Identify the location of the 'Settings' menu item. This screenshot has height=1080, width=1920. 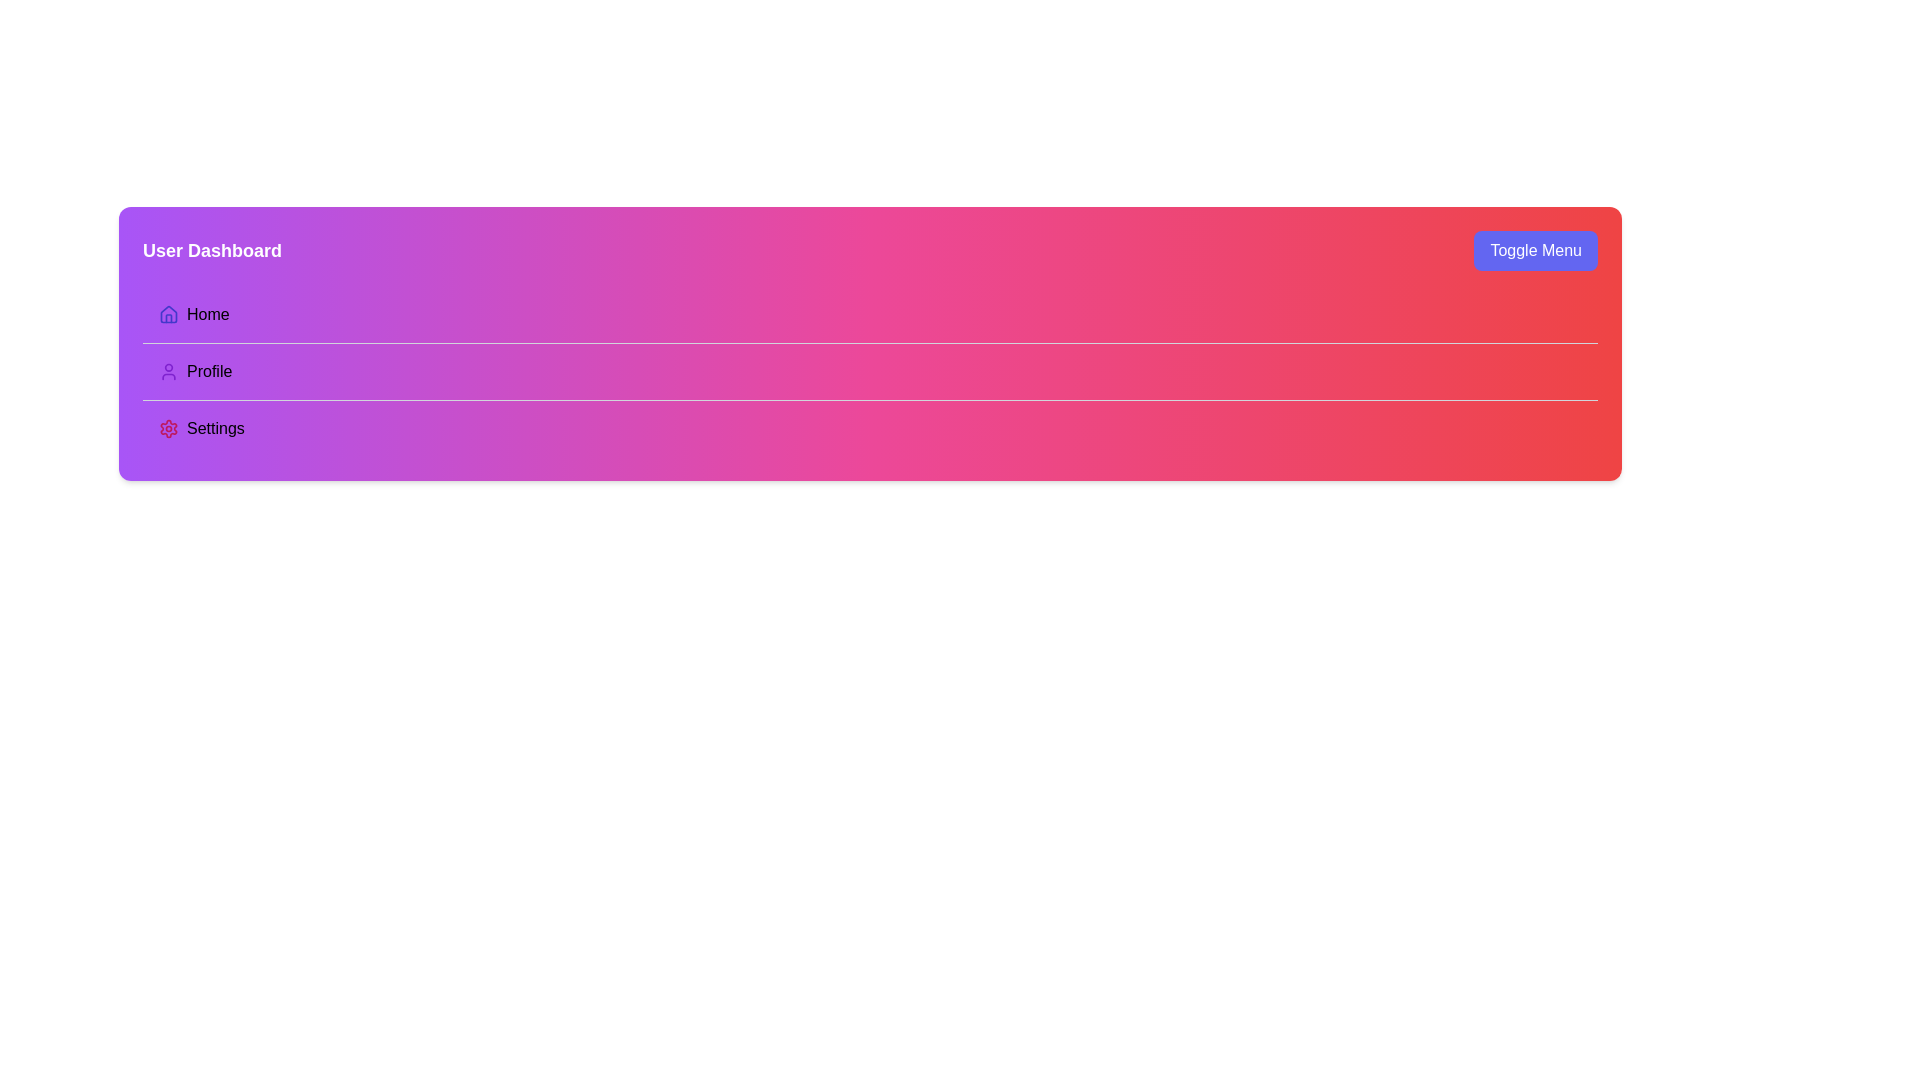
(870, 427).